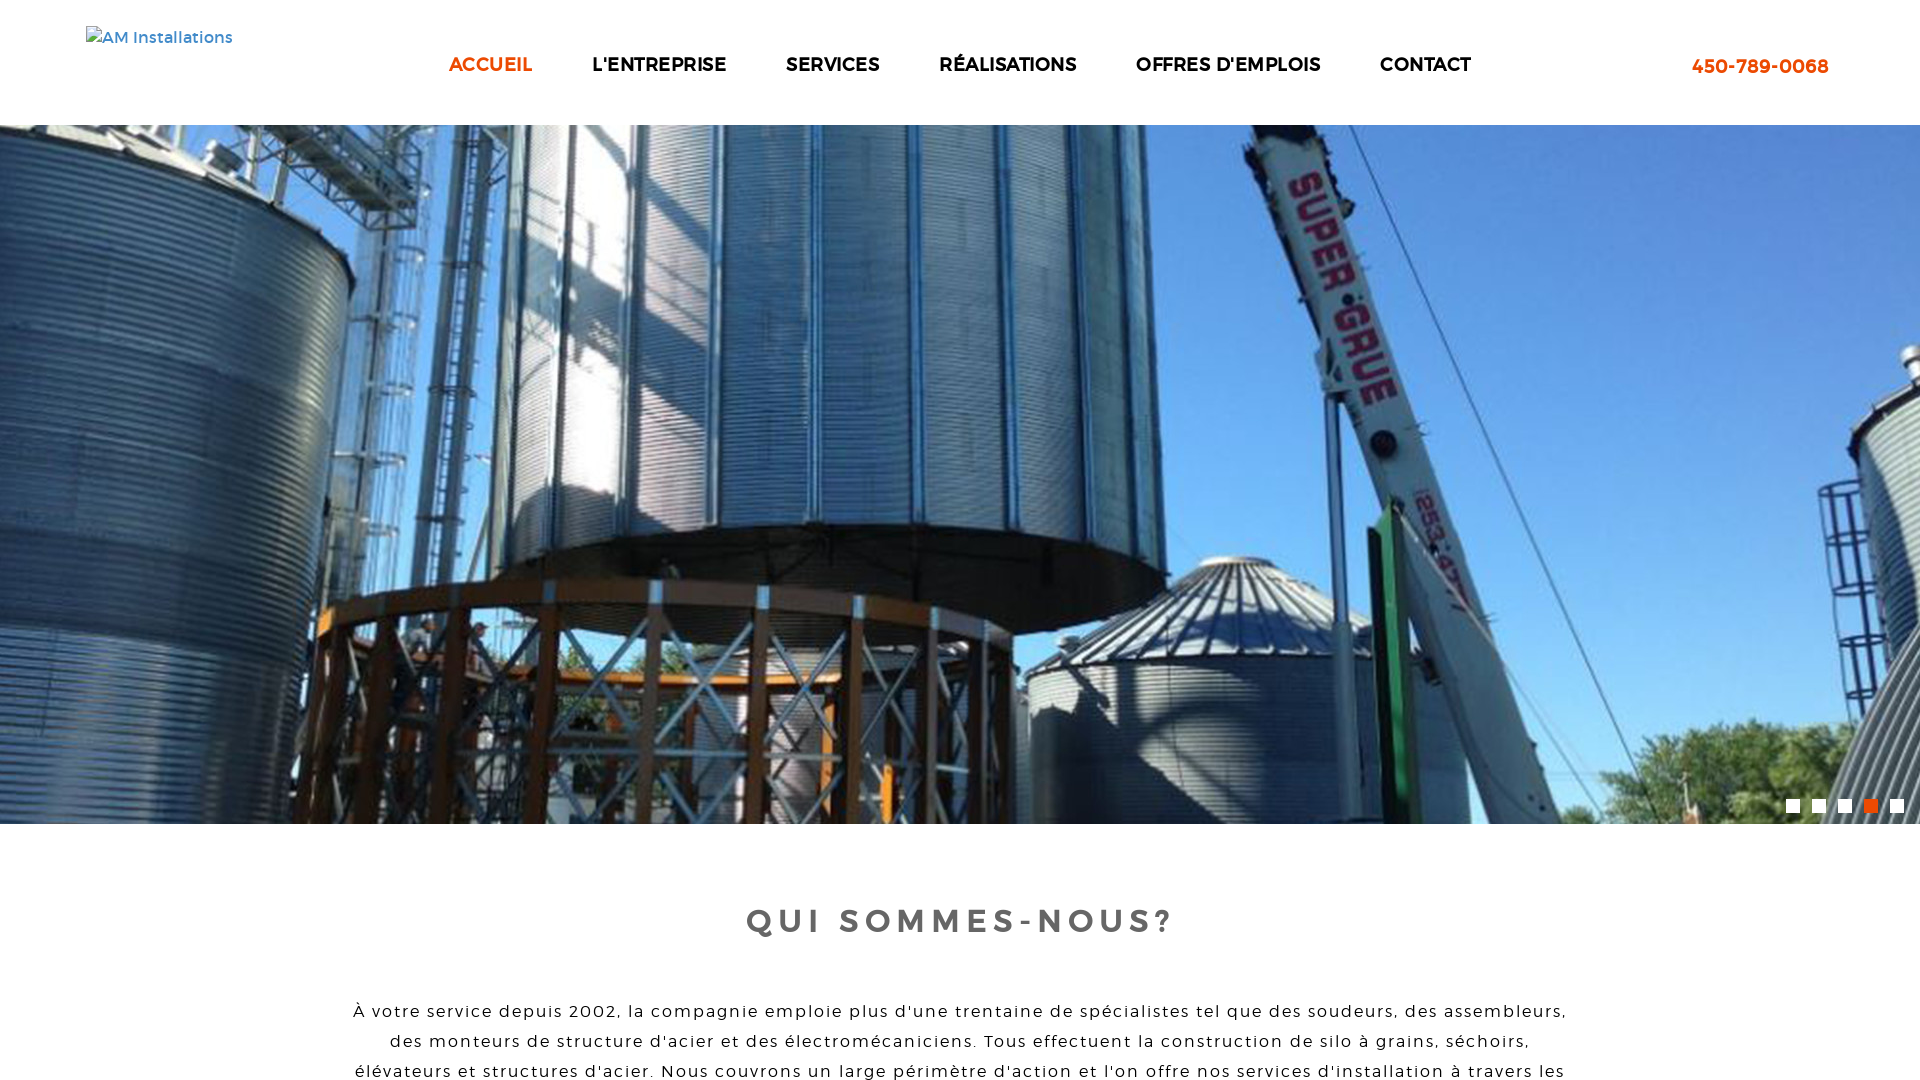 The width and height of the screenshot is (1920, 1080). I want to click on 'SERVICES', so click(832, 64).